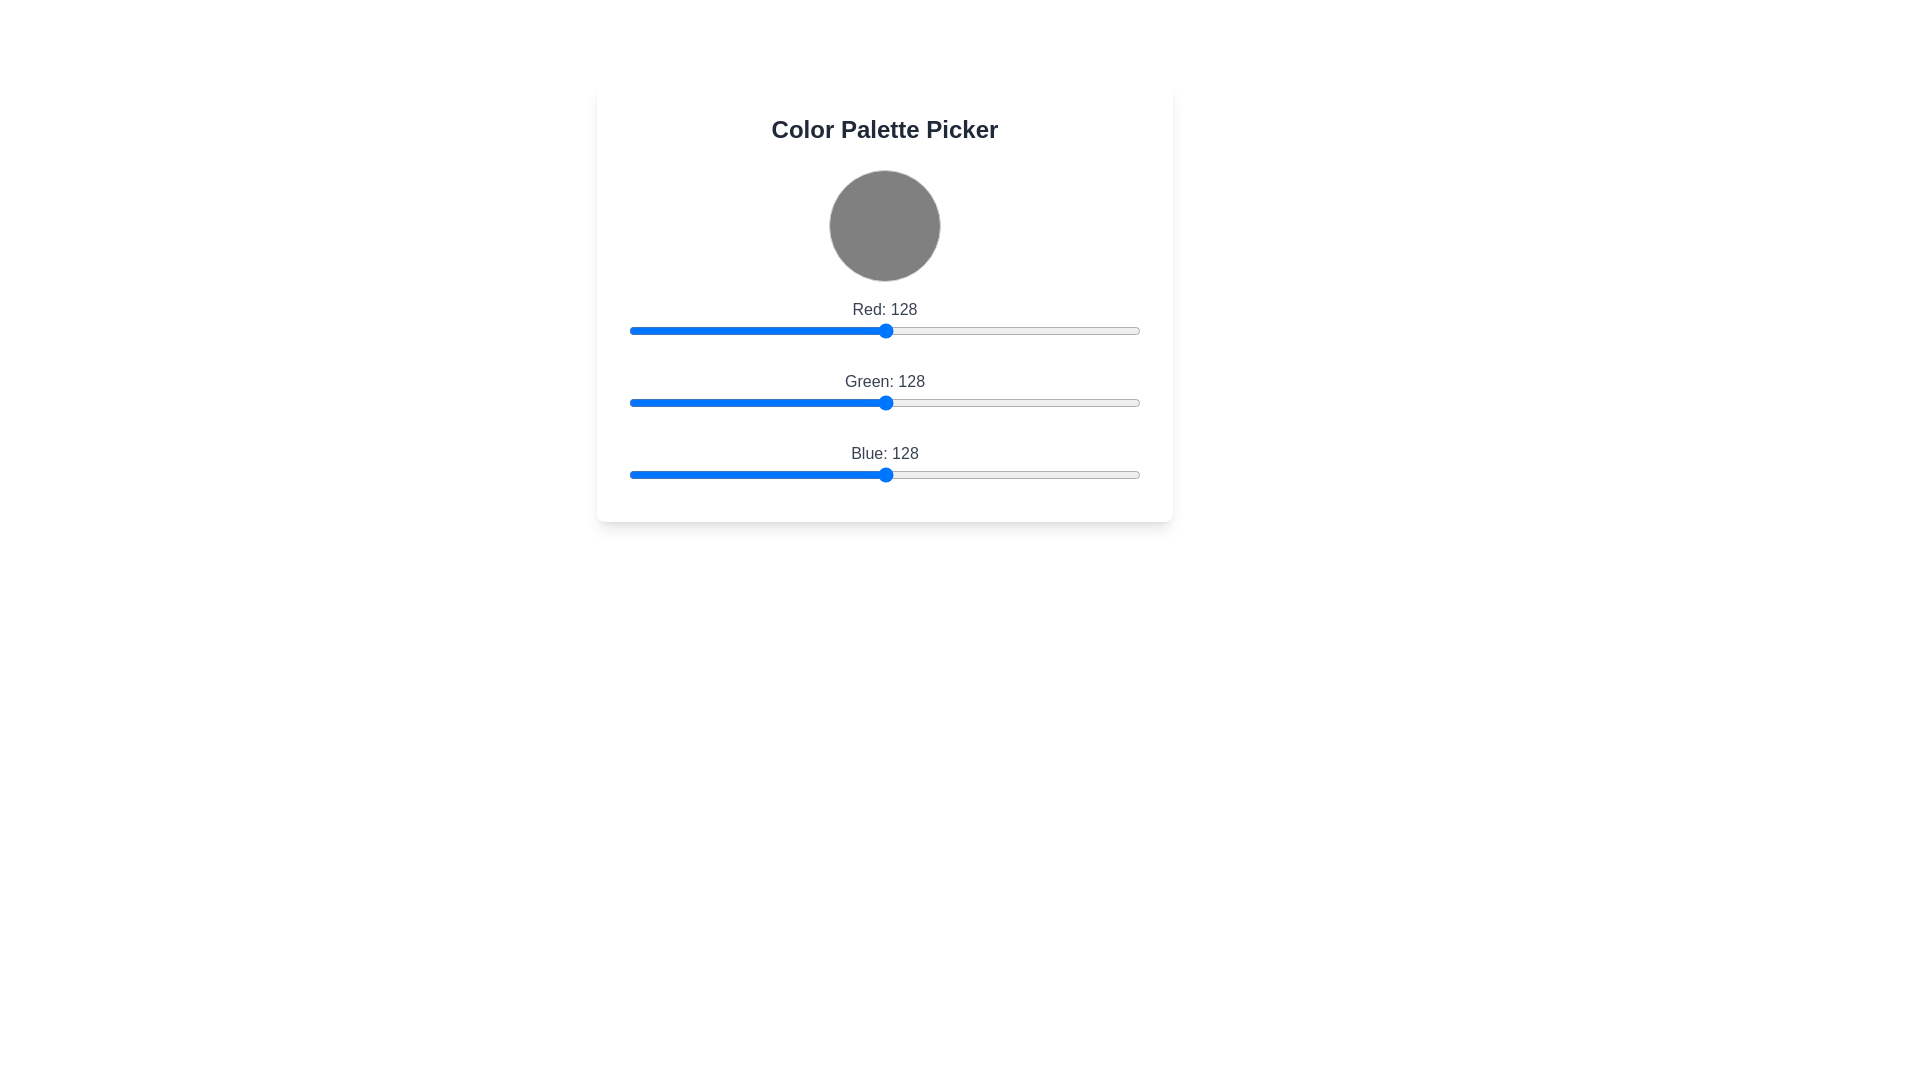 This screenshot has width=1920, height=1080. What do you see at coordinates (883, 474) in the screenshot?
I see `the handle of the blue color component slider located within the section labeled 'Blue: 128'` at bounding box center [883, 474].